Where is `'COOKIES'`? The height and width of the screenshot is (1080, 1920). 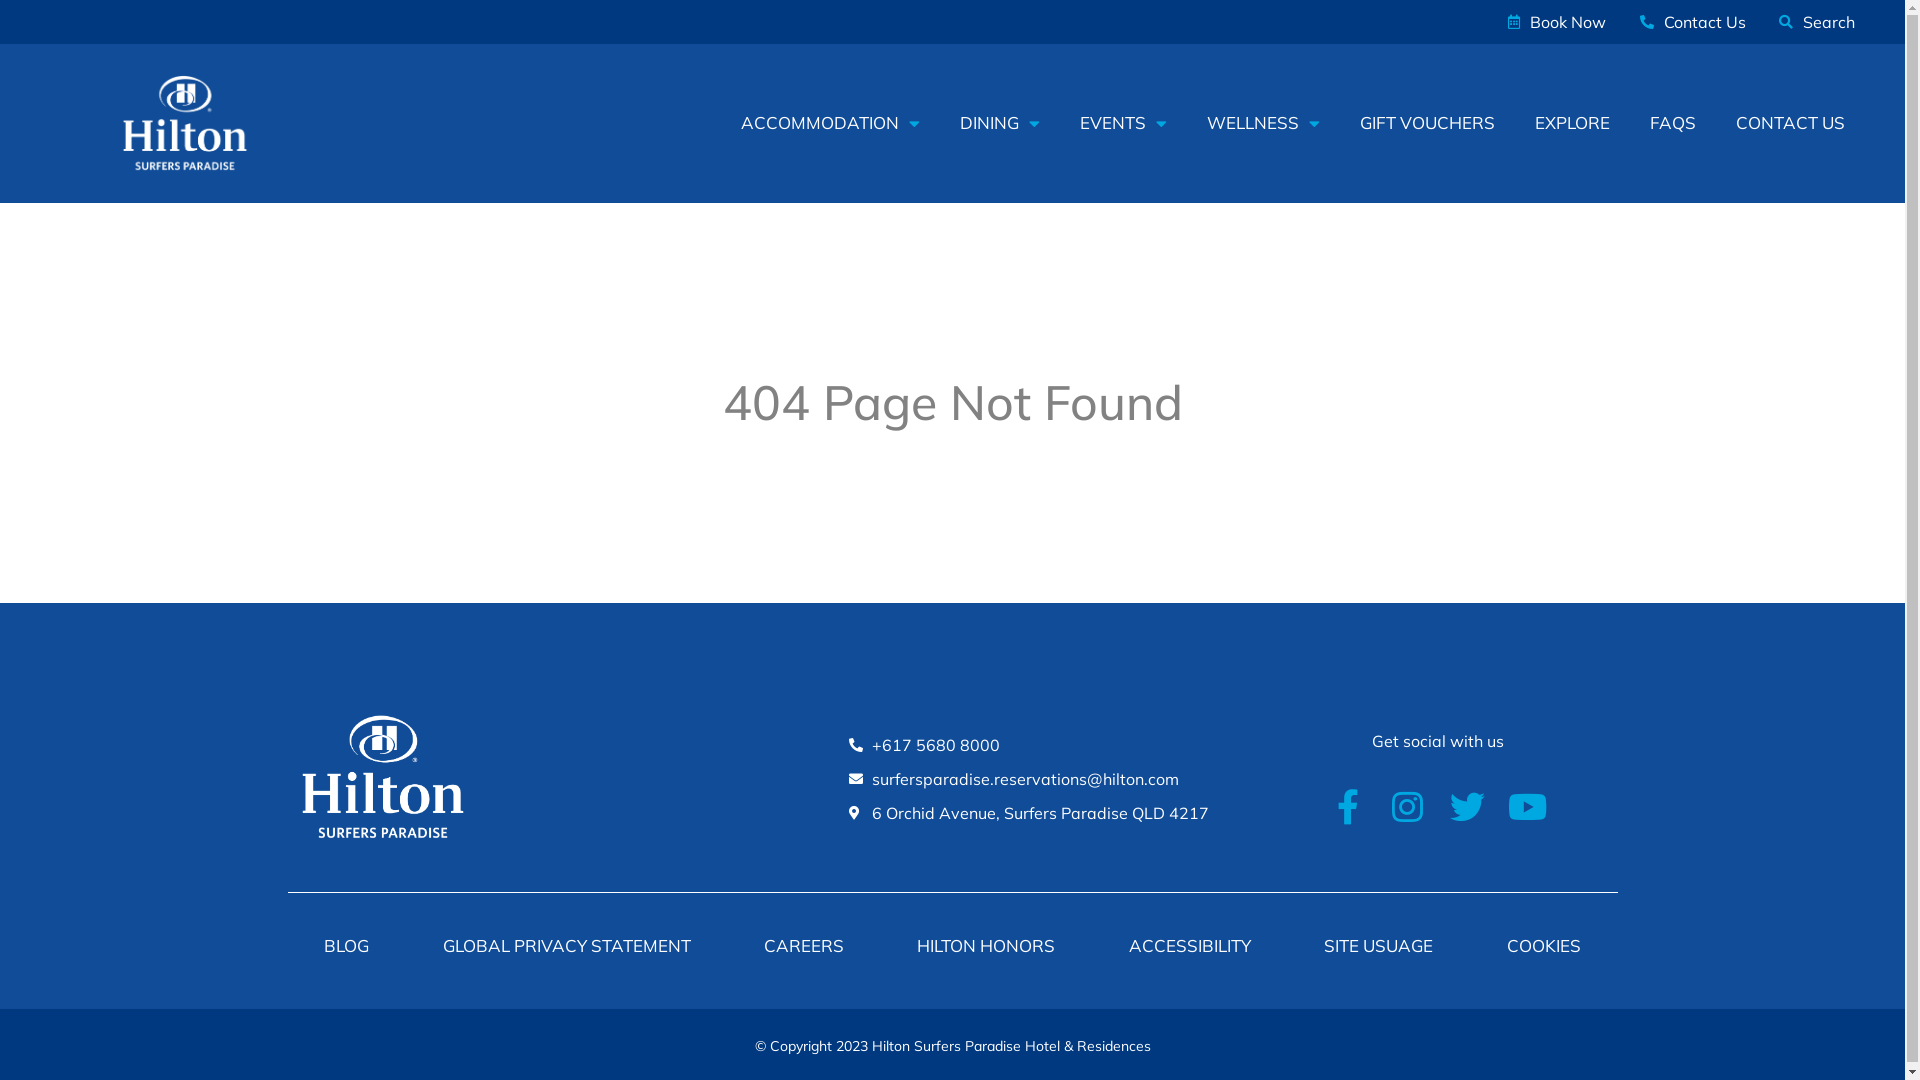
'COOKIES' is located at coordinates (1542, 945).